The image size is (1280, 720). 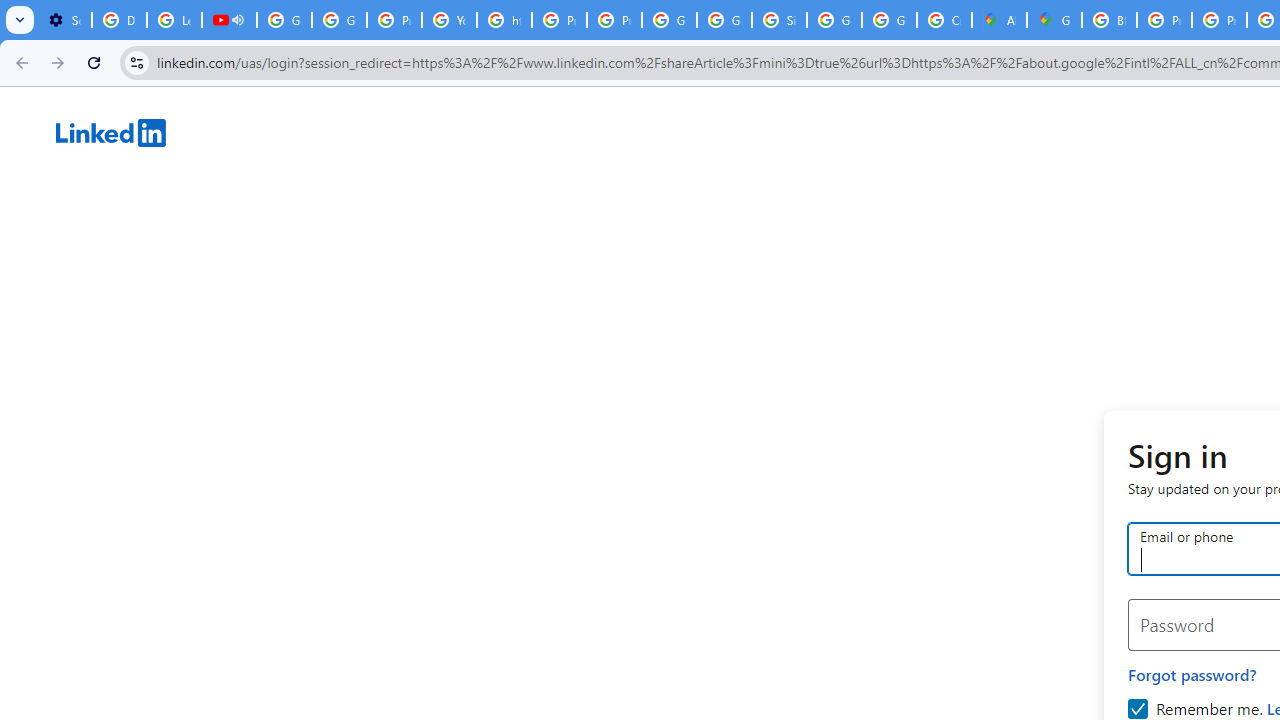 I want to click on 'Settings - Customize profile', so click(x=64, y=20).